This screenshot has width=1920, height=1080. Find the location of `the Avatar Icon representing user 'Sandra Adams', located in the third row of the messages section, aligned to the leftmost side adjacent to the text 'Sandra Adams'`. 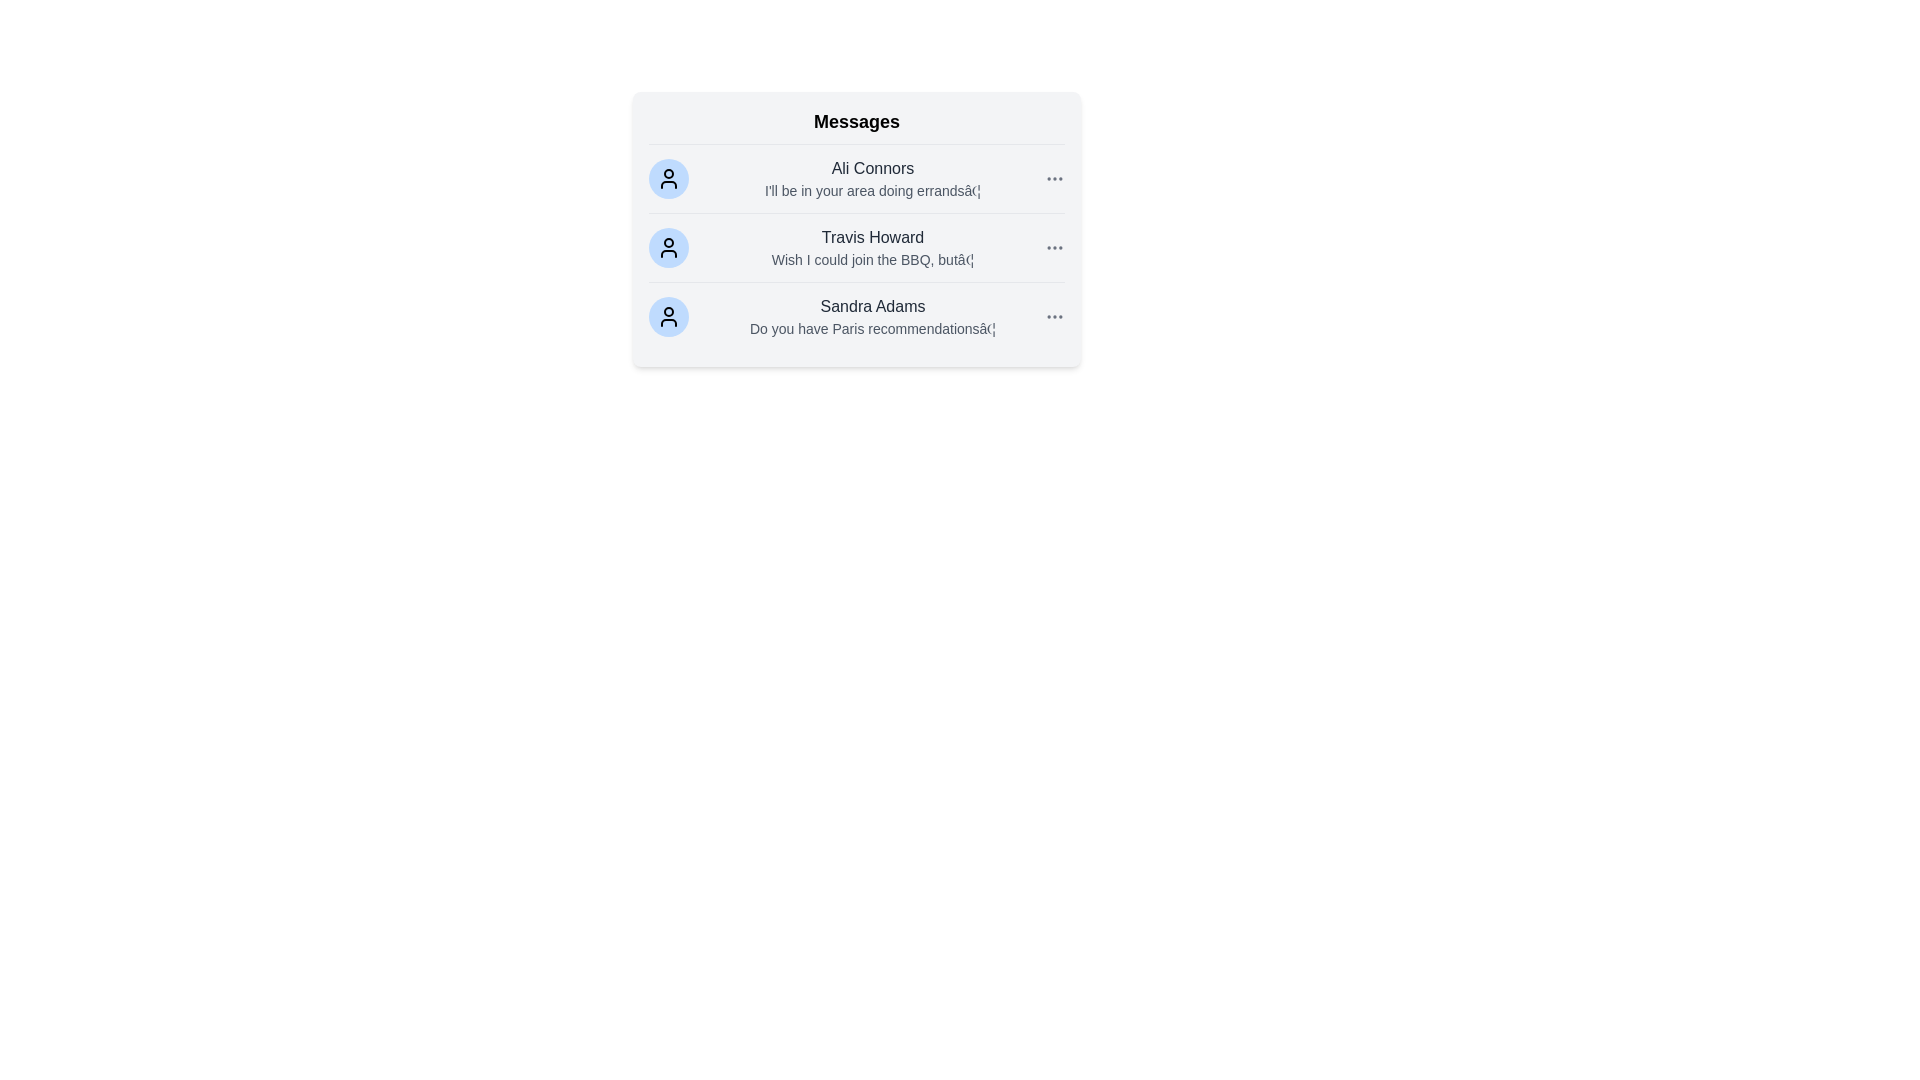

the Avatar Icon representing user 'Sandra Adams', located in the third row of the messages section, aligned to the leftmost side adjacent to the text 'Sandra Adams' is located at coordinates (668, 315).